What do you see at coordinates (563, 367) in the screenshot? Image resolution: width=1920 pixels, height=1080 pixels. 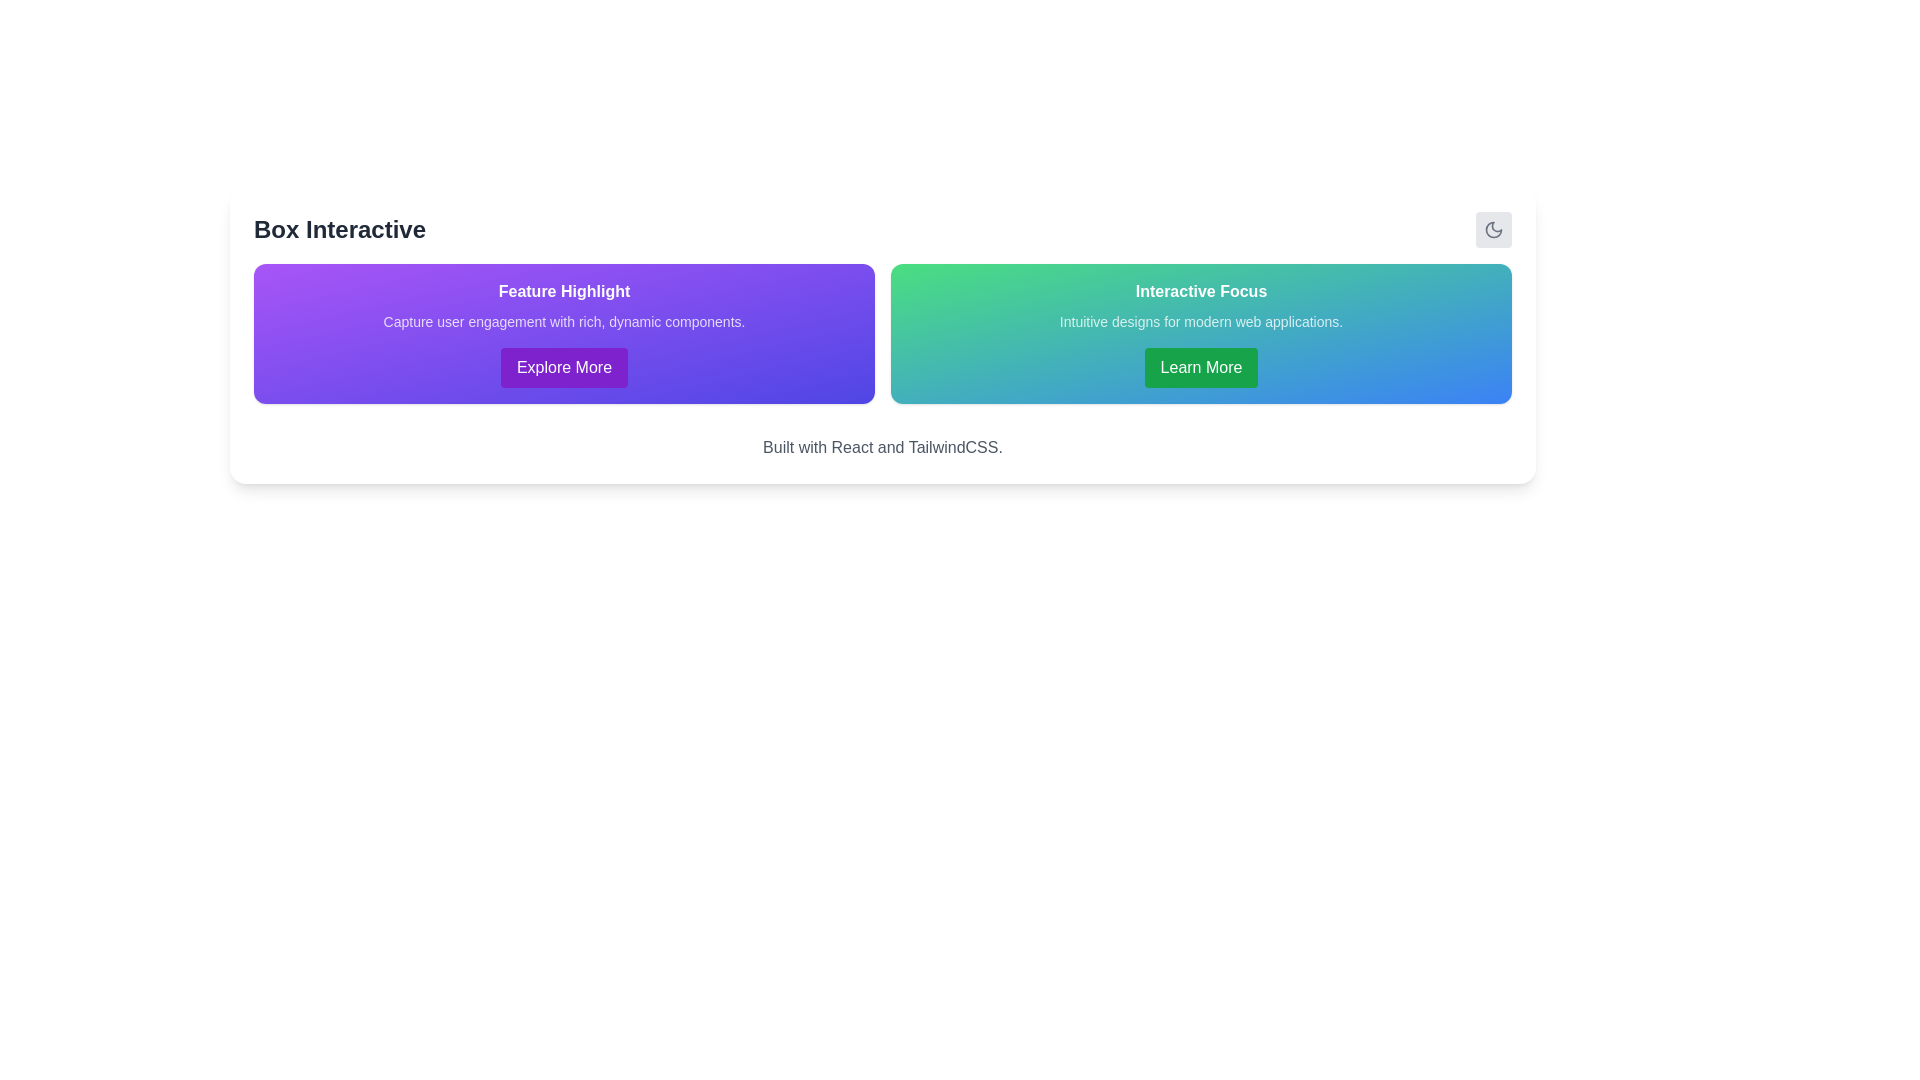 I see `the call-to-action button located below the text 'Capture user engagement with rich, dynamic components.' in the purple gradient-highlighted section` at bounding box center [563, 367].